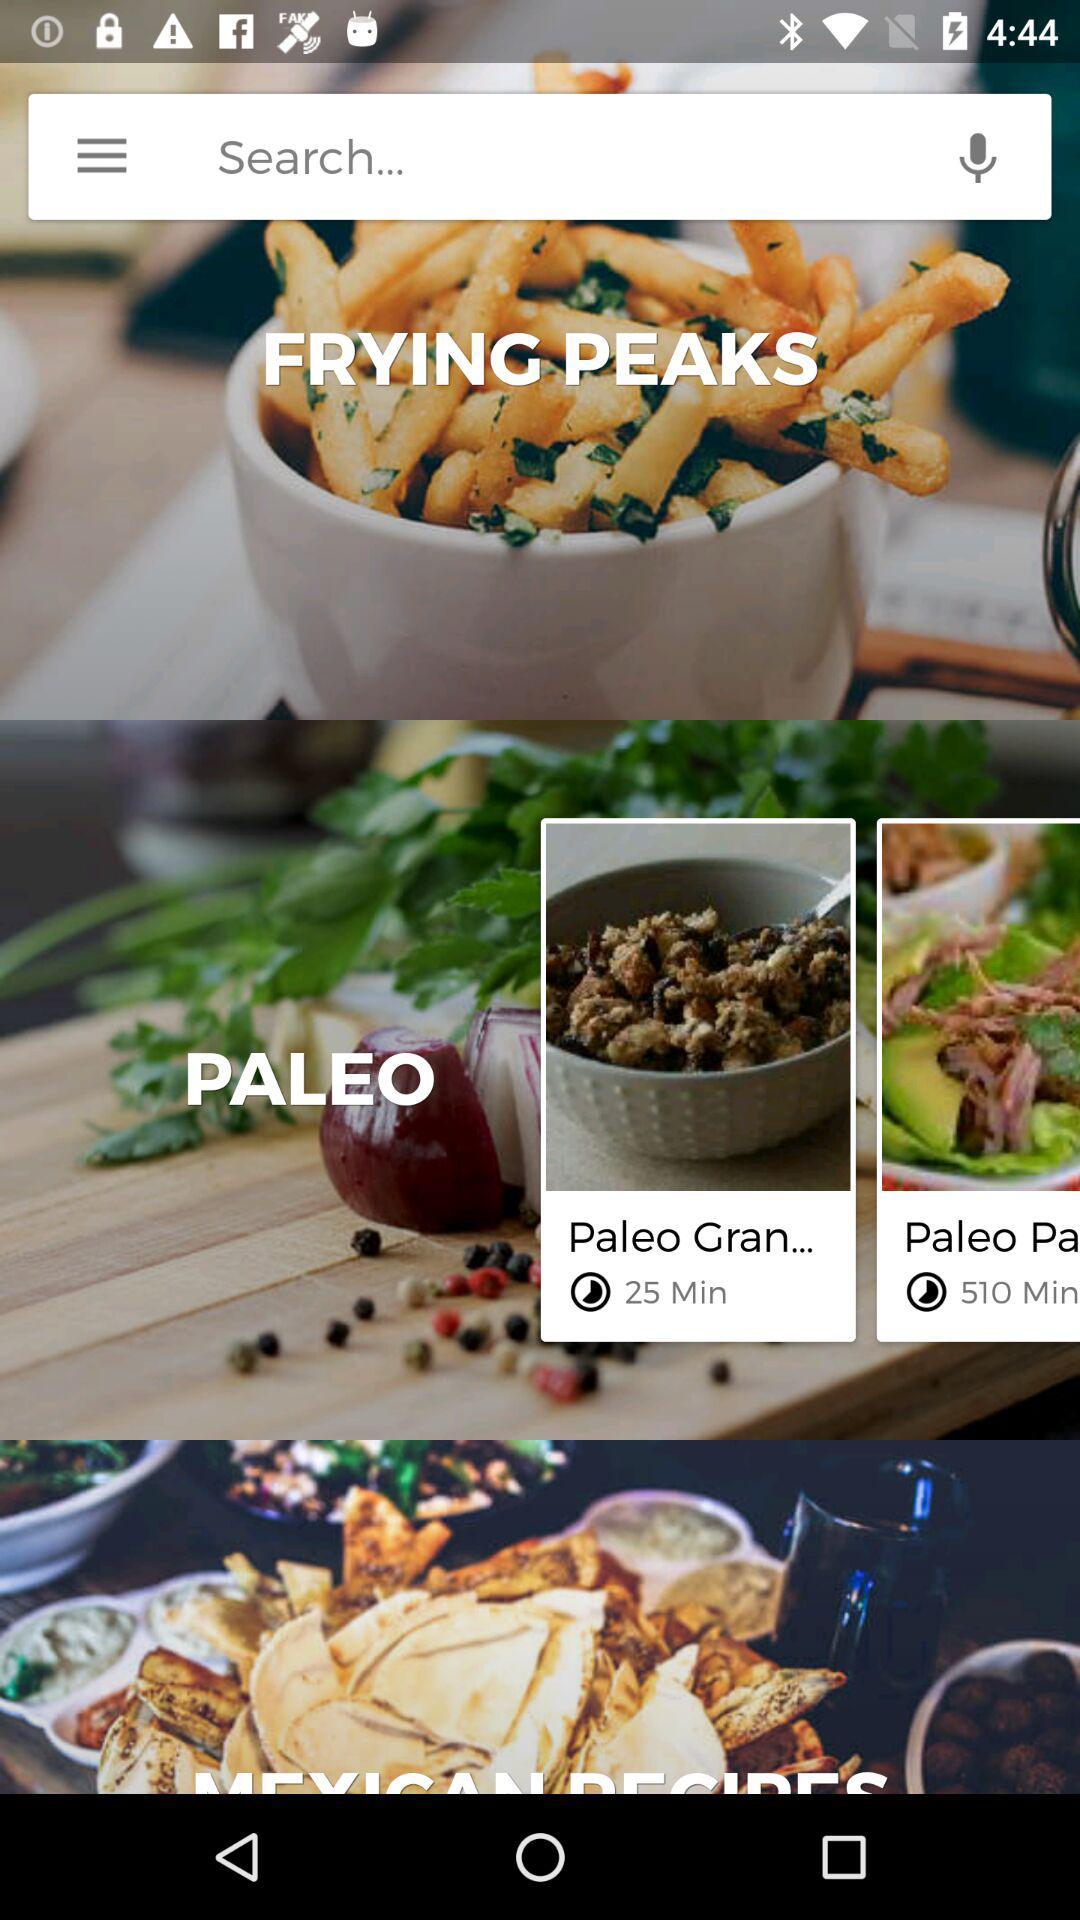 Image resolution: width=1080 pixels, height=1920 pixels. What do you see at coordinates (101, 155) in the screenshot?
I see `menu` at bounding box center [101, 155].